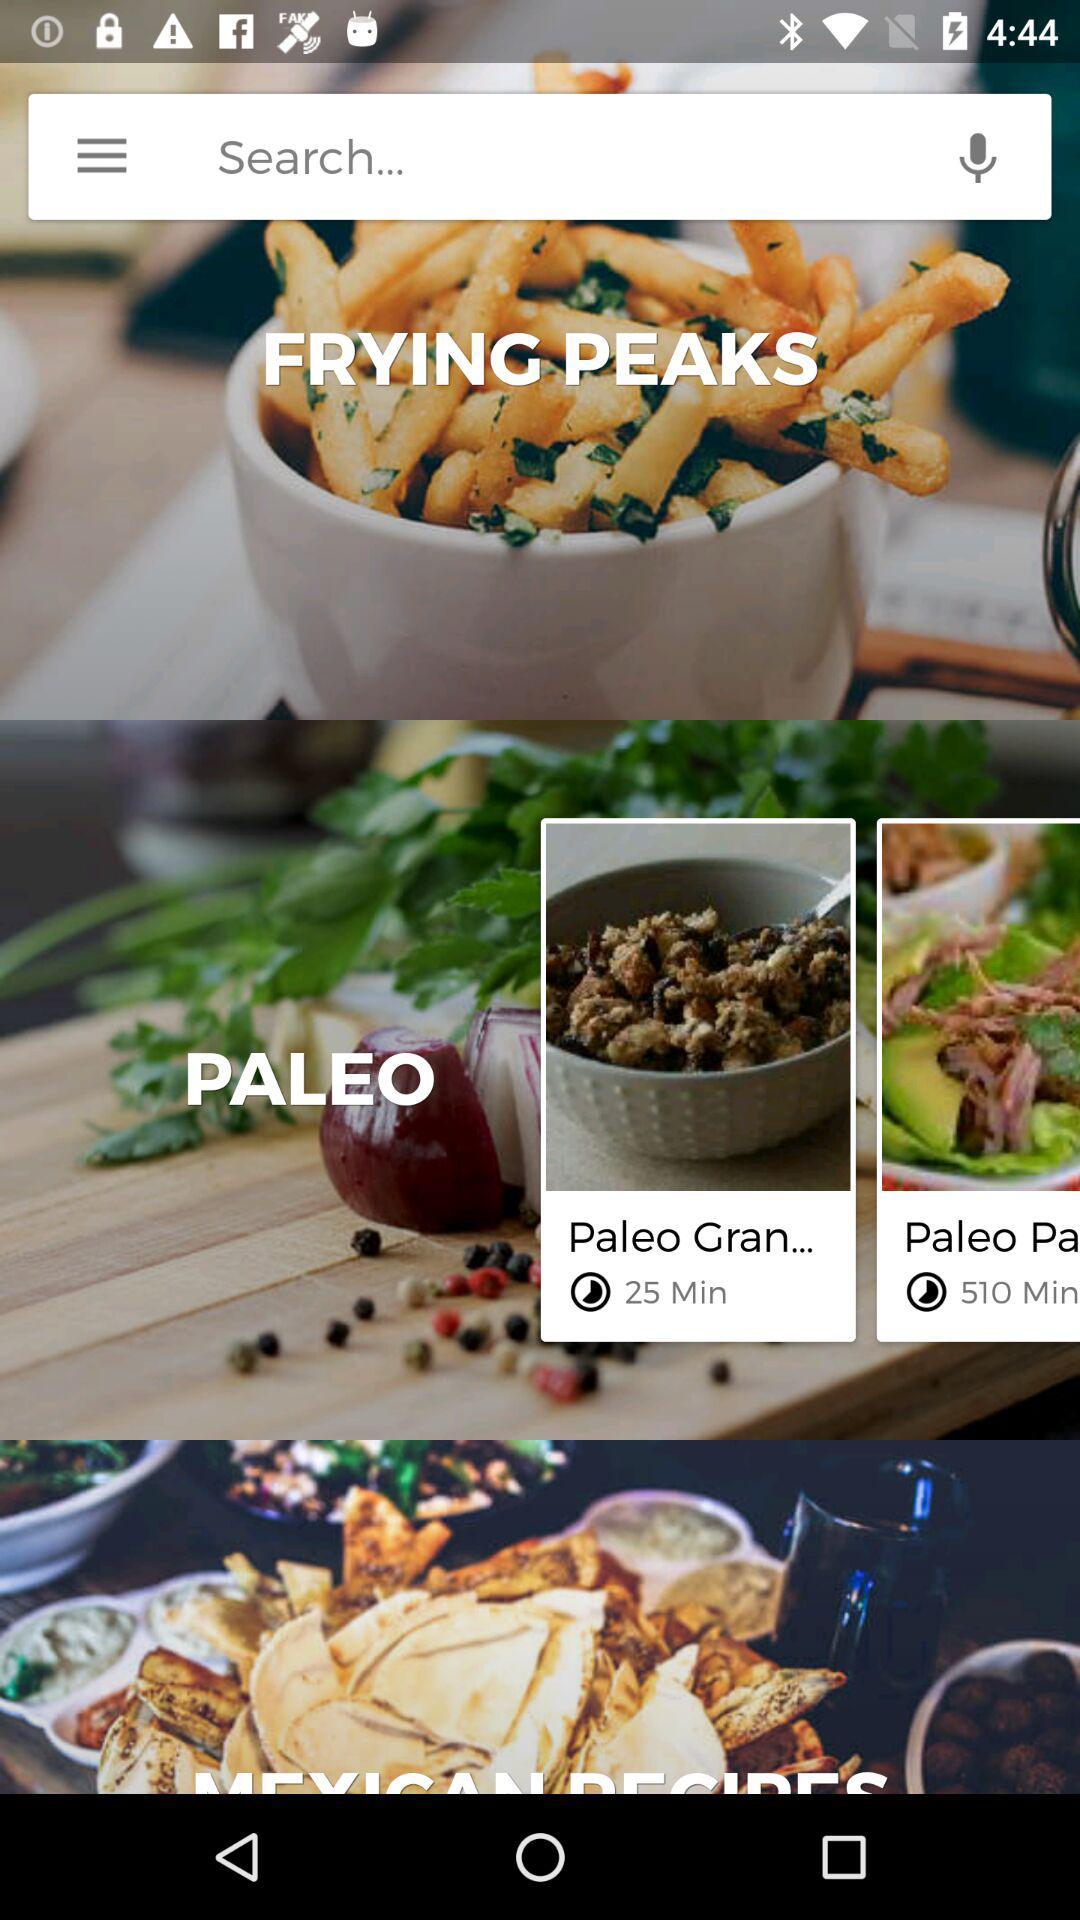 Image resolution: width=1080 pixels, height=1920 pixels. What do you see at coordinates (101, 155) in the screenshot?
I see `menu` at bounding box center [101, 155].